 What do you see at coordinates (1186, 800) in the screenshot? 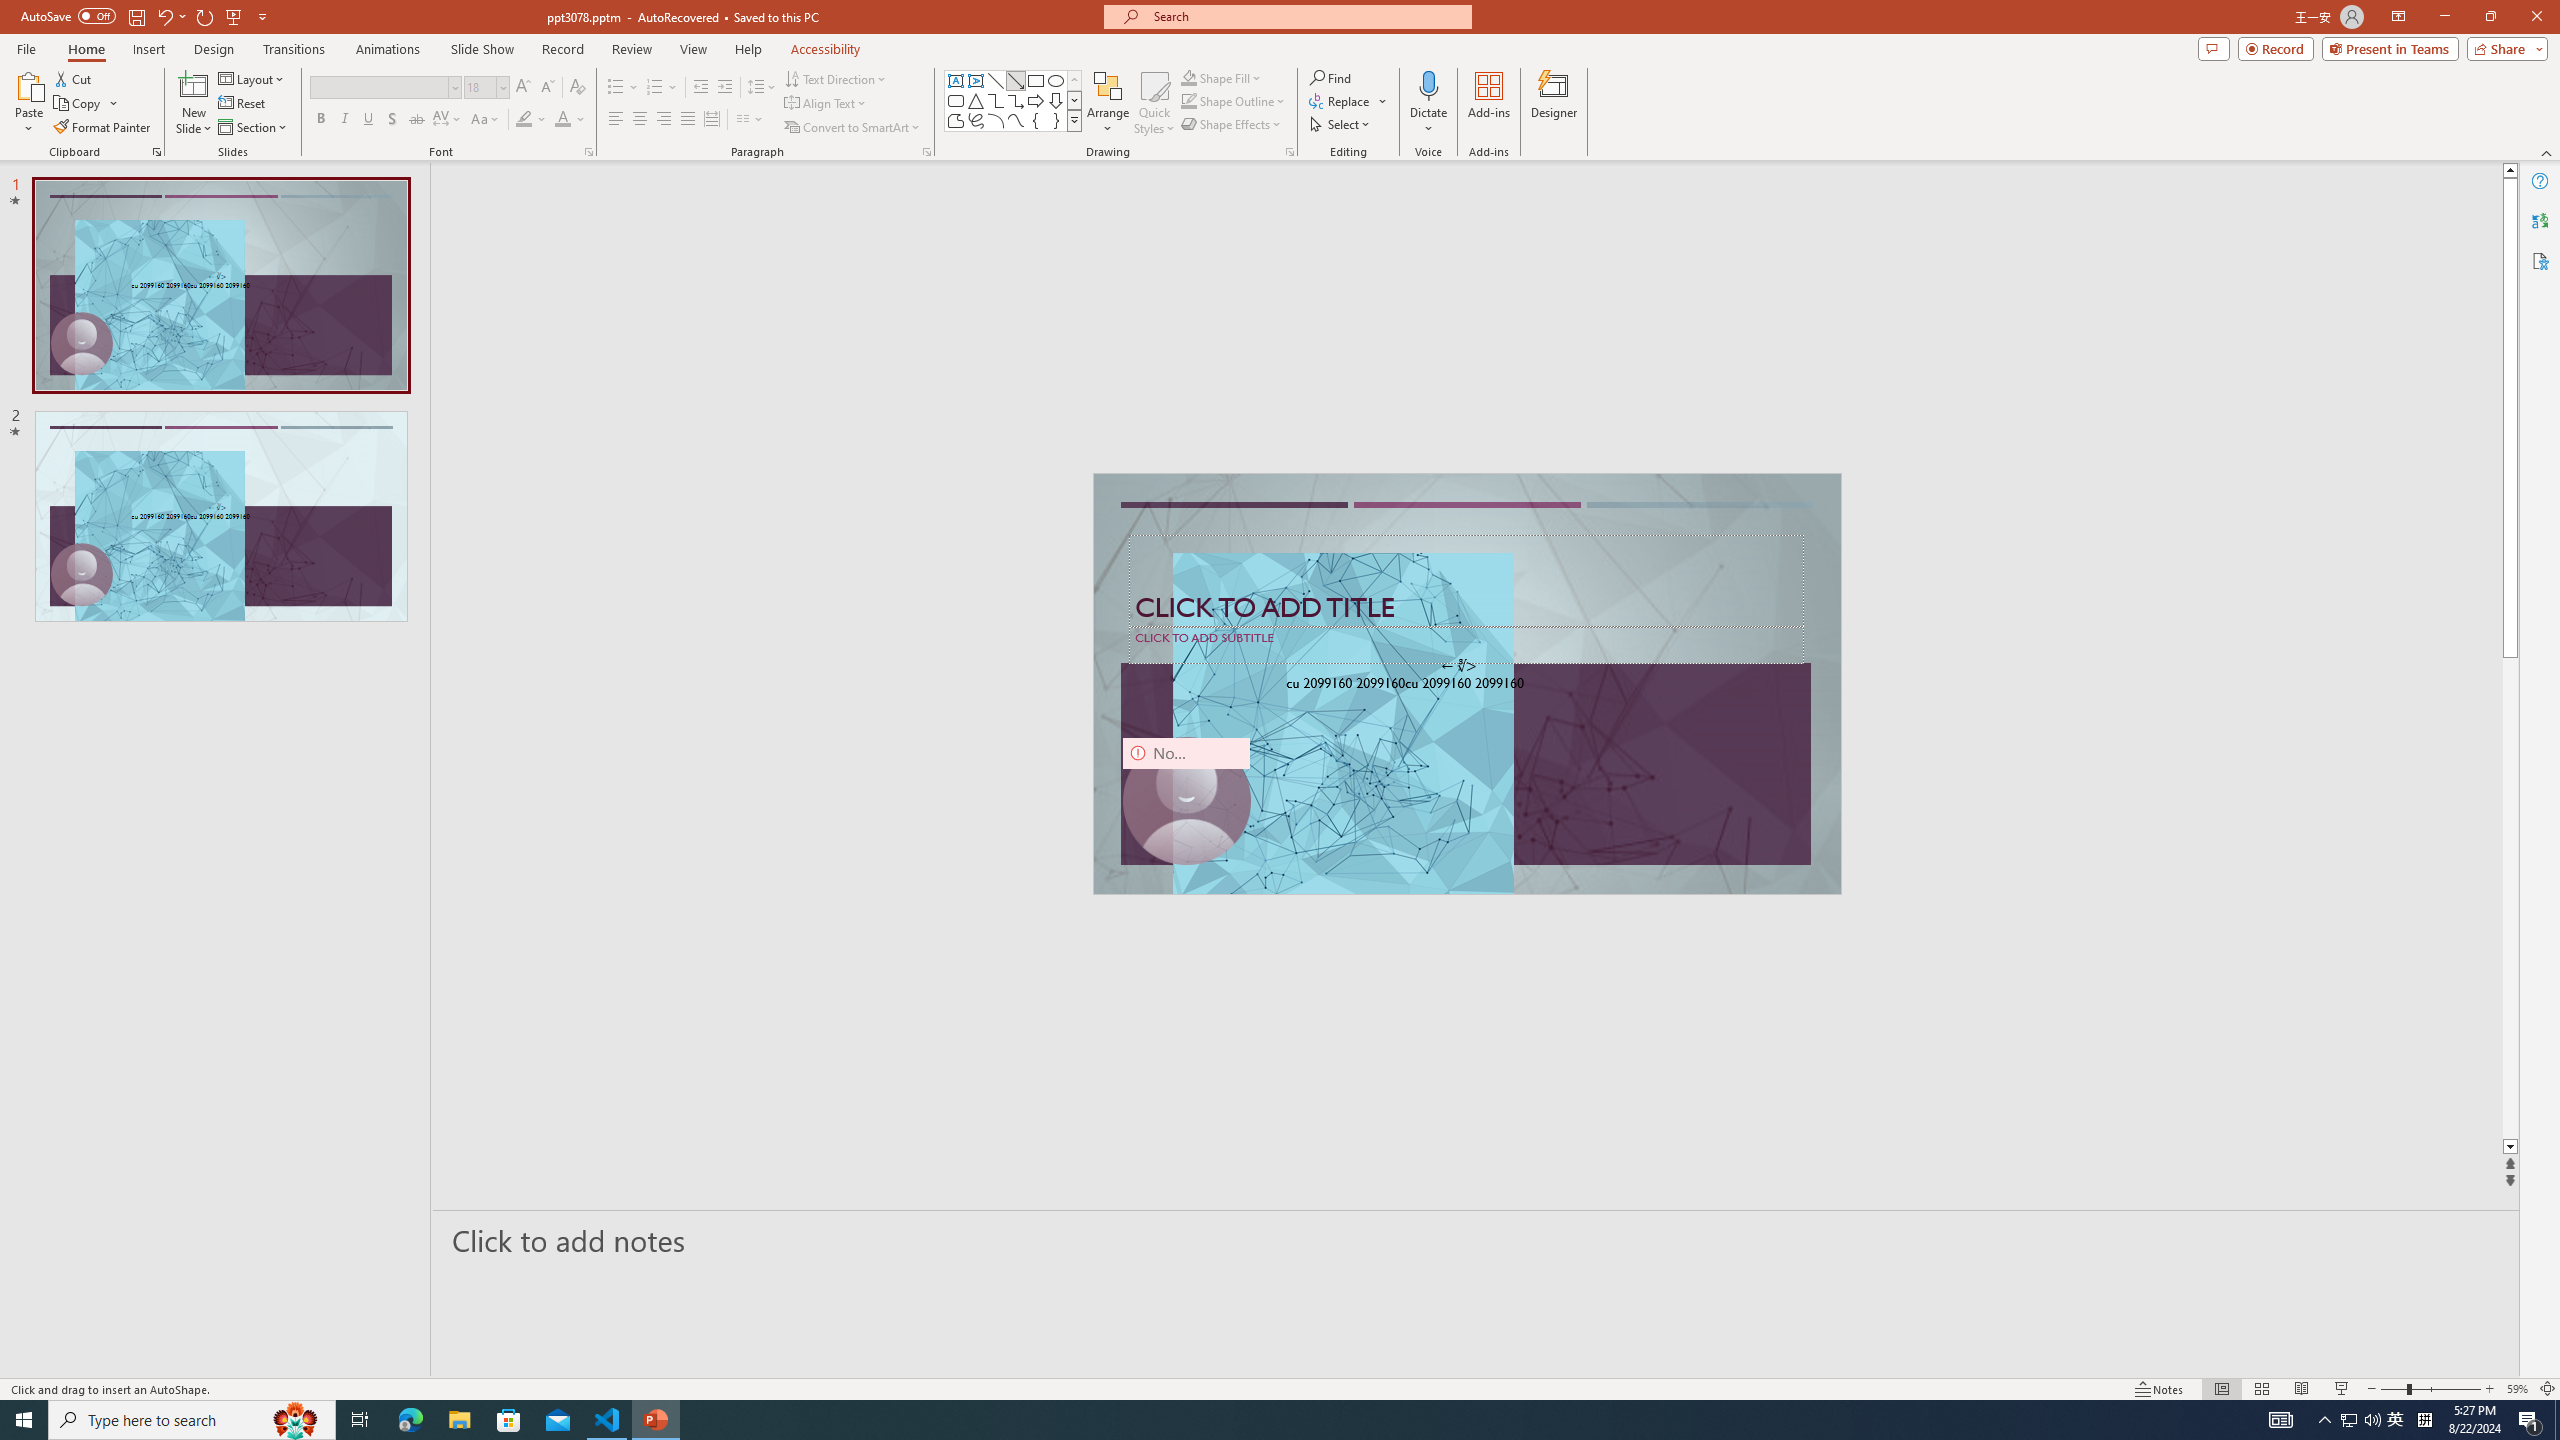
I see `'Camera 9, No camera detected.'` at bounding box center [1186, 800].